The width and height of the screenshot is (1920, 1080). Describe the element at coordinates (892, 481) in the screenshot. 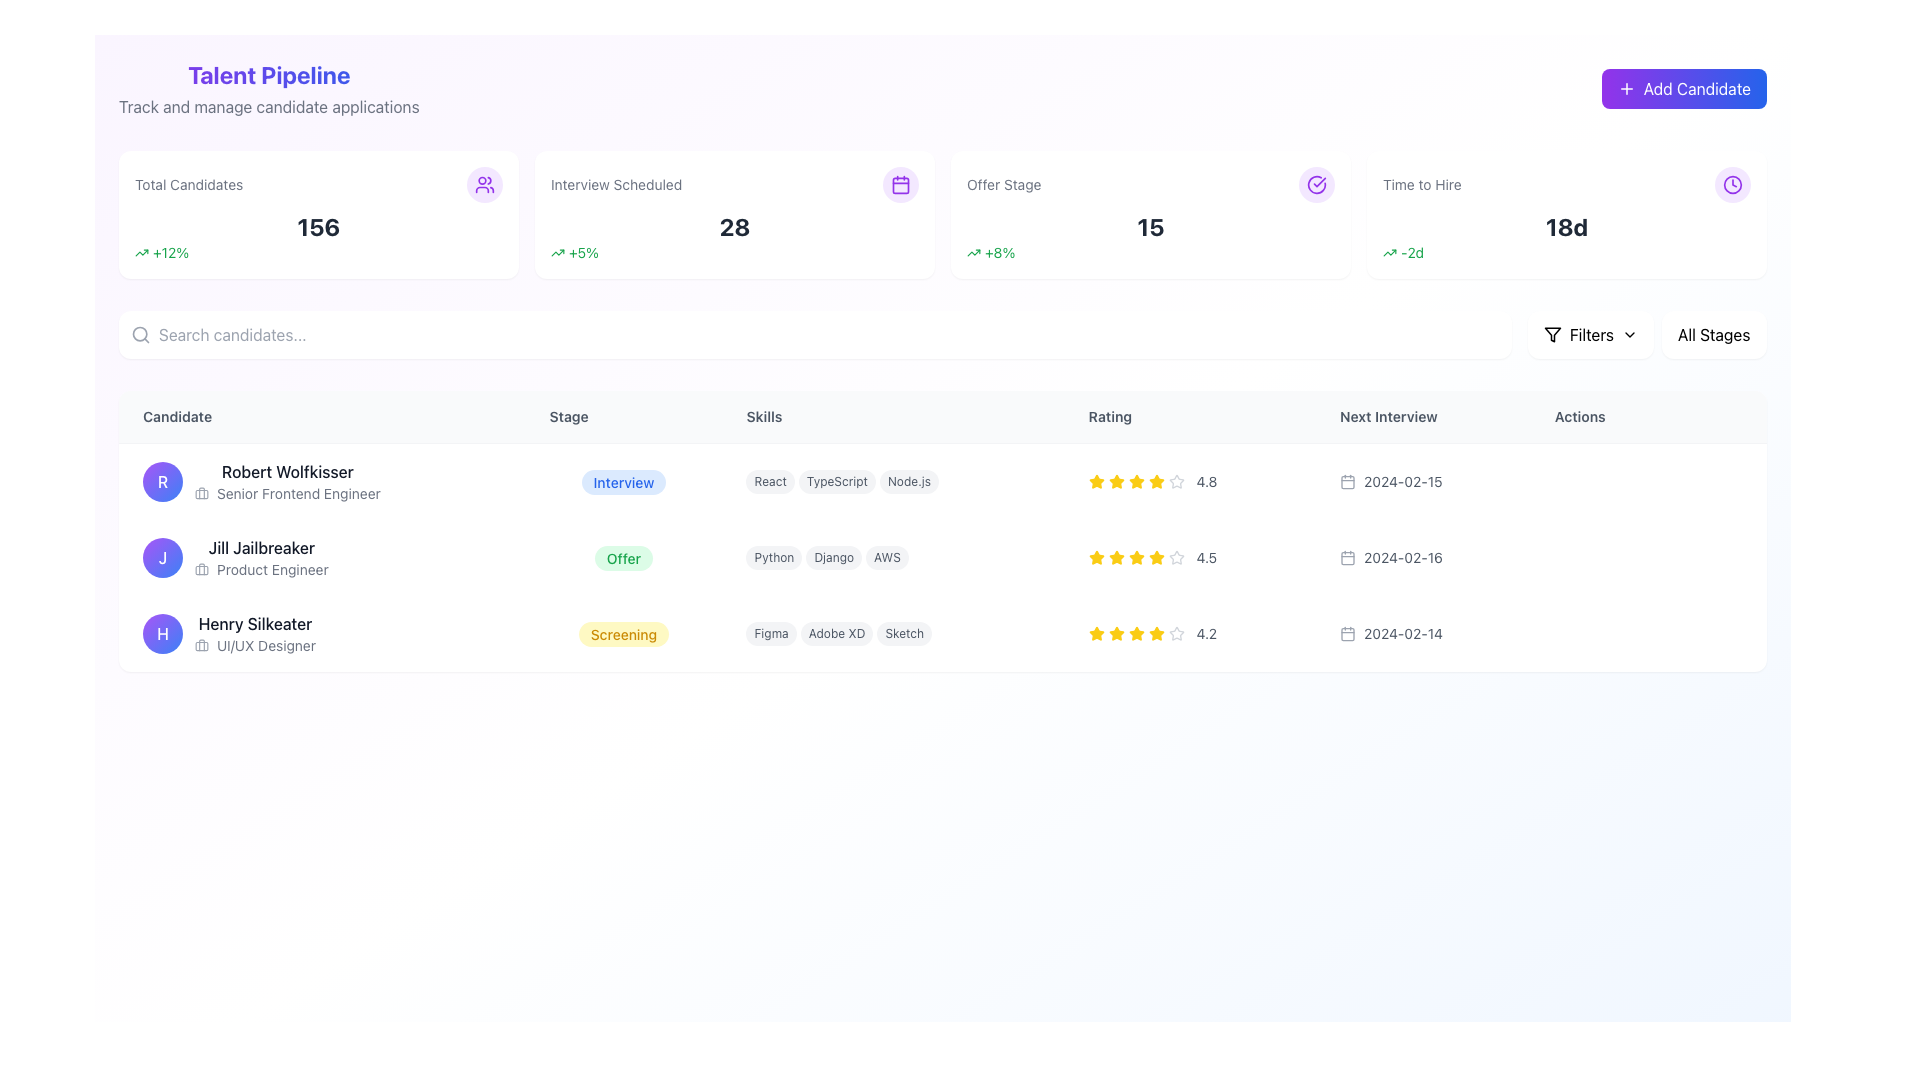

I see `the text label group displaying the skills associated with 'Robert Wolfkisser', which is located in the 'Skills' column of the first row of the table` at that location.